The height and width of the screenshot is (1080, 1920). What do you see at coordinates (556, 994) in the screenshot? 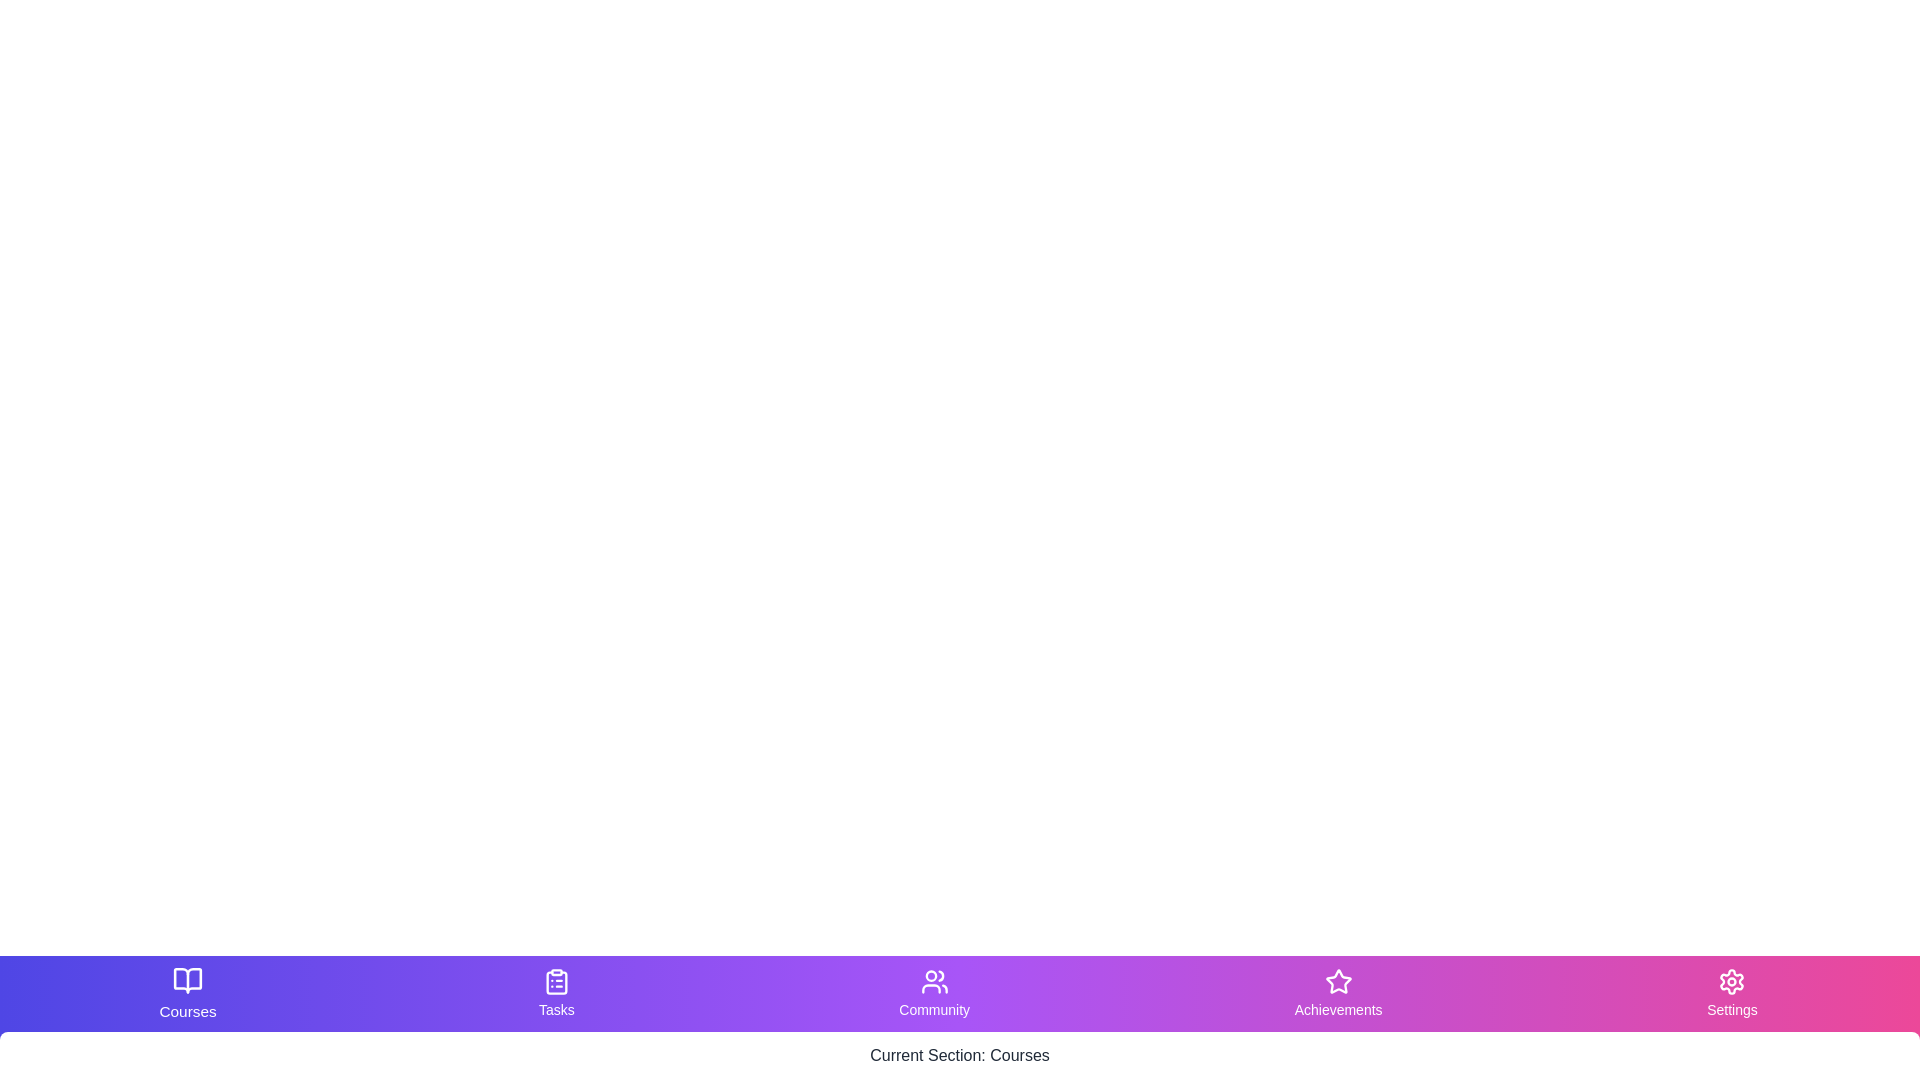
I see `the Tasks tab` at bounding box center [556, 994].